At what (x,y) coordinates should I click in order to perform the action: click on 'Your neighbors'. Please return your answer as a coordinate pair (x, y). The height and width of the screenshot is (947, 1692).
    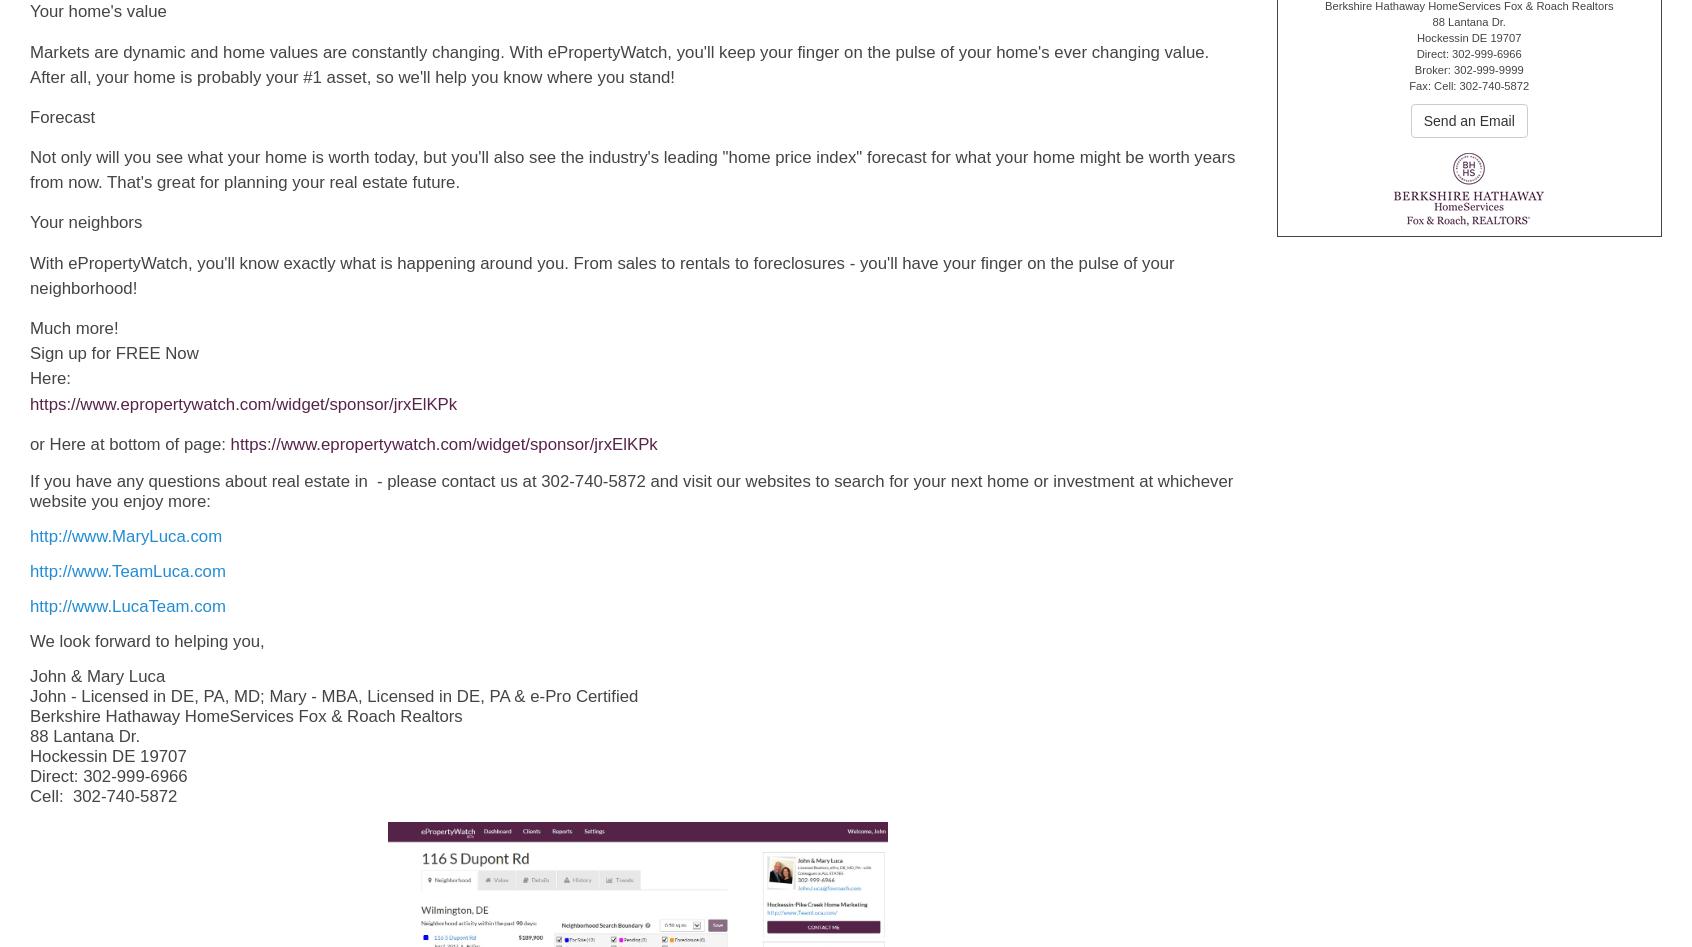
    Looking at the image, I should click on (85, 222).